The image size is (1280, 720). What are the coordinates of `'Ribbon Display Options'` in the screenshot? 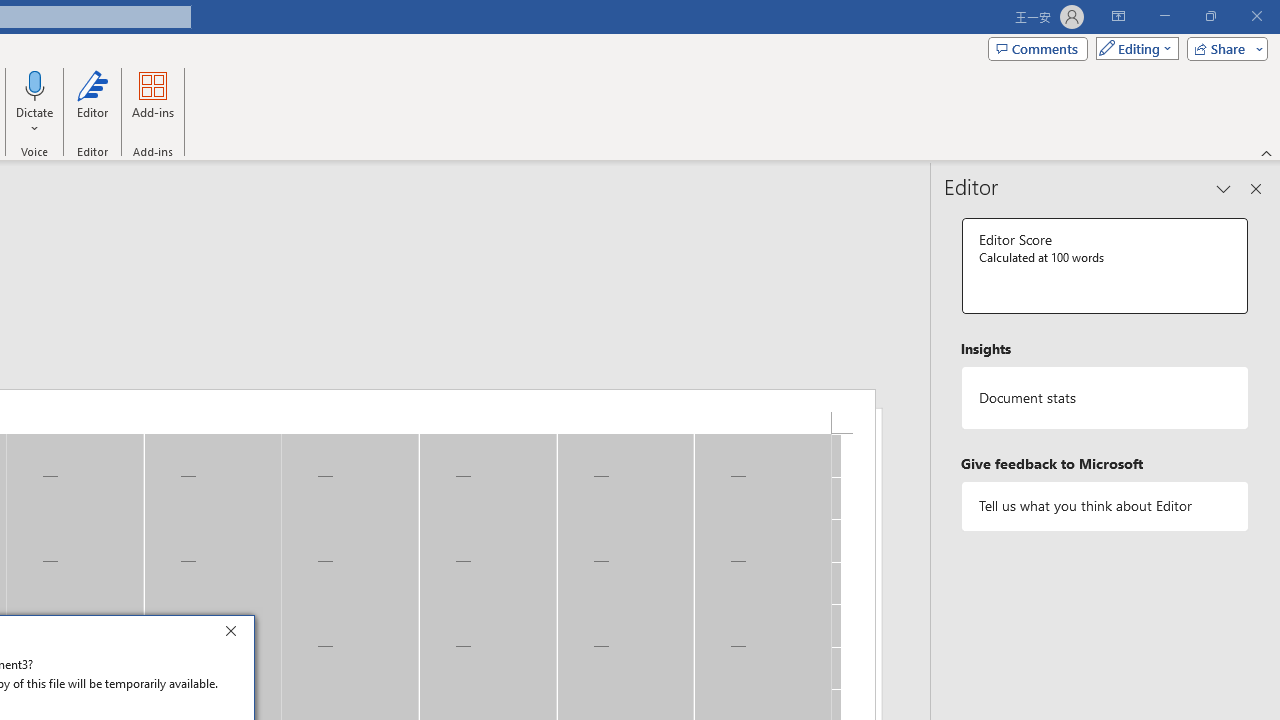 It's located at (1117, 16).